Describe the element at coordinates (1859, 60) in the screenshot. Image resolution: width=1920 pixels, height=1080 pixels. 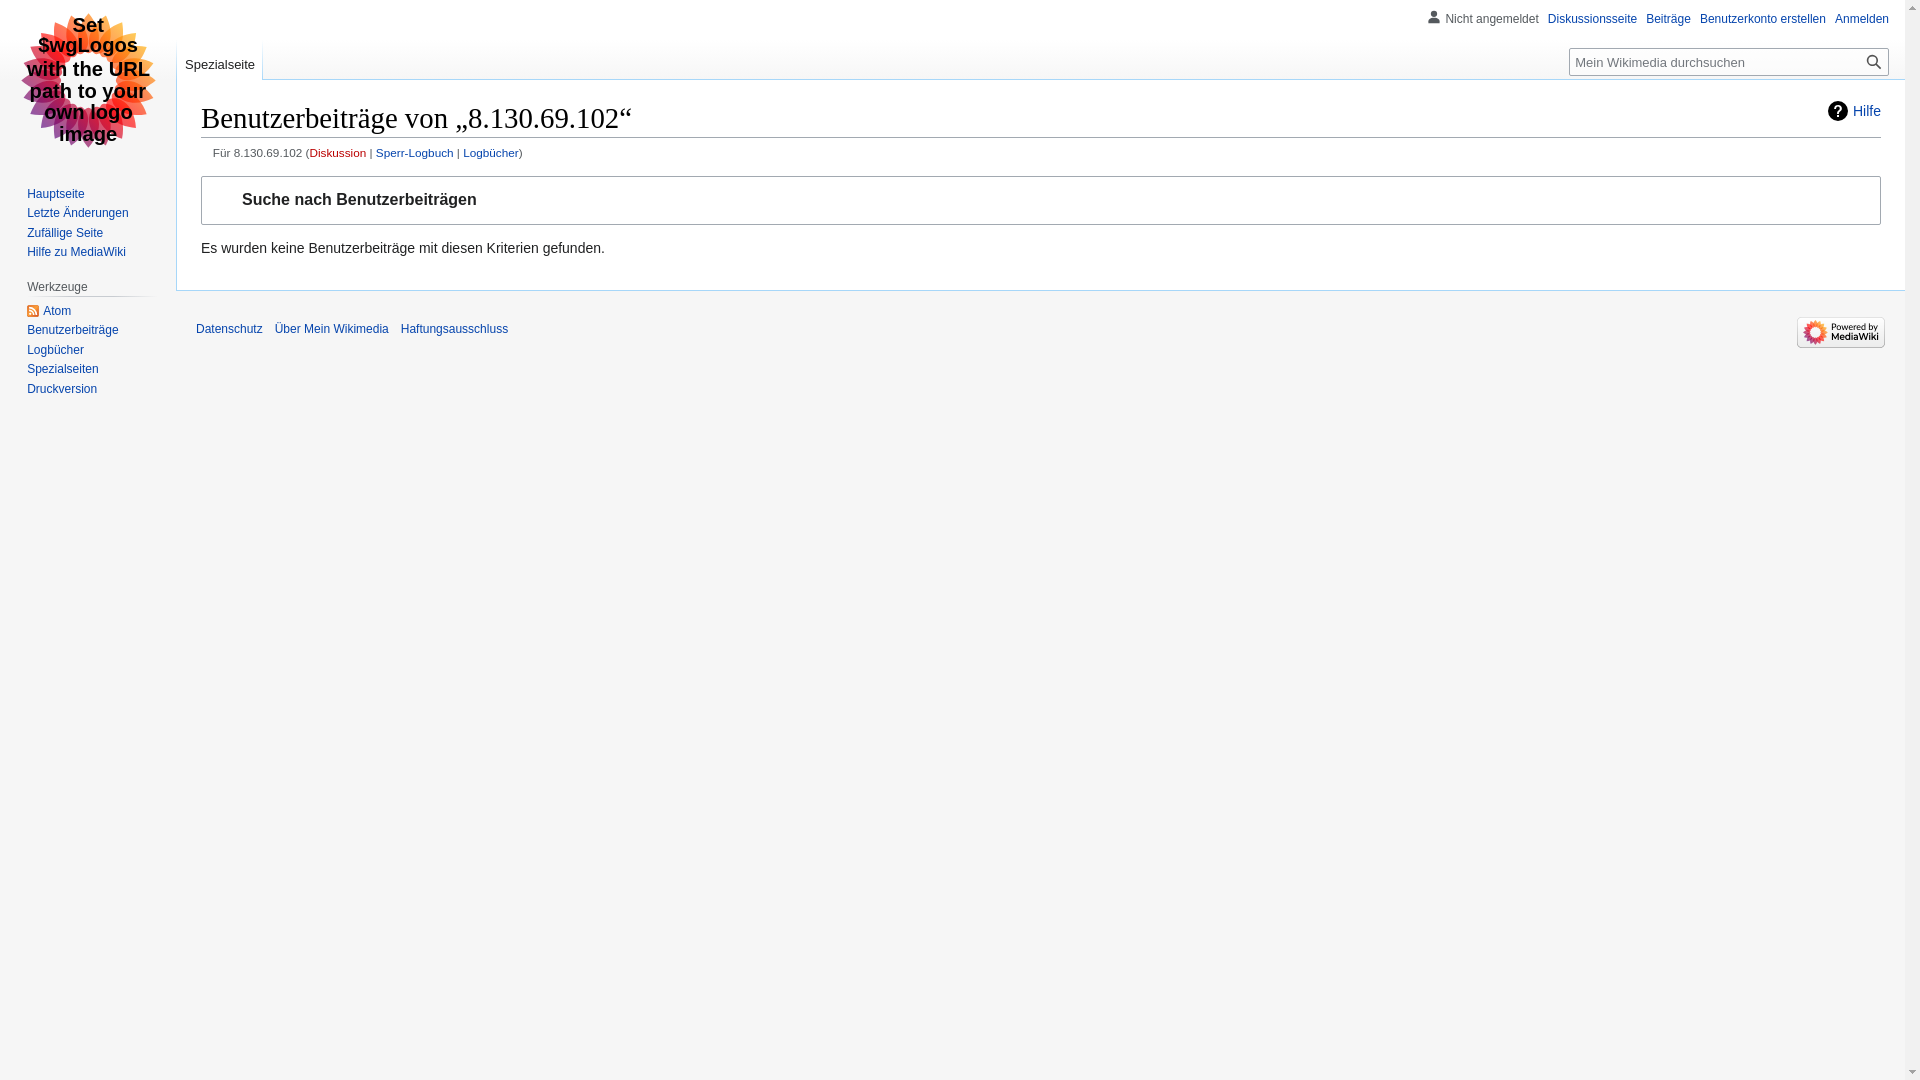
I see `'Suchen'` at that location.